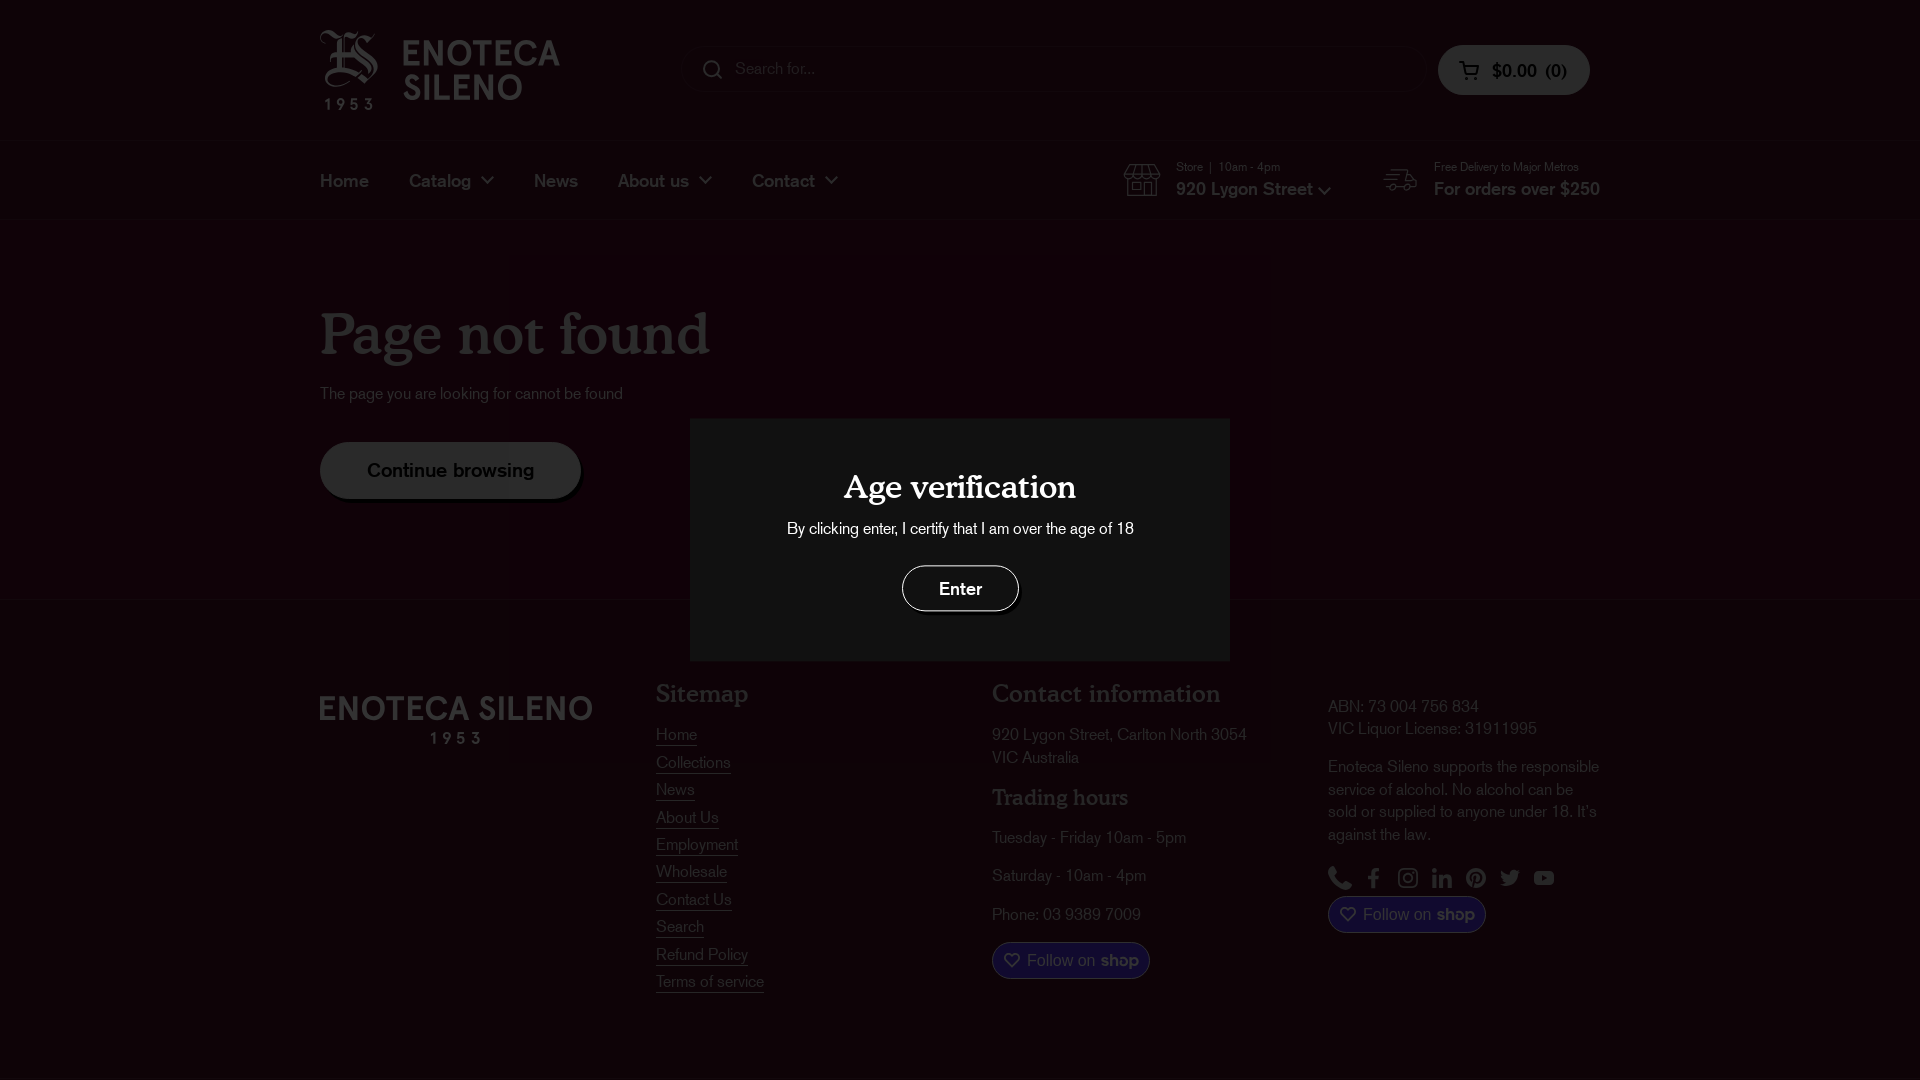  What do you see at coordinates (687, 818) in the screenshot?
I see `'About Us'` at bounding box center [687, 818].